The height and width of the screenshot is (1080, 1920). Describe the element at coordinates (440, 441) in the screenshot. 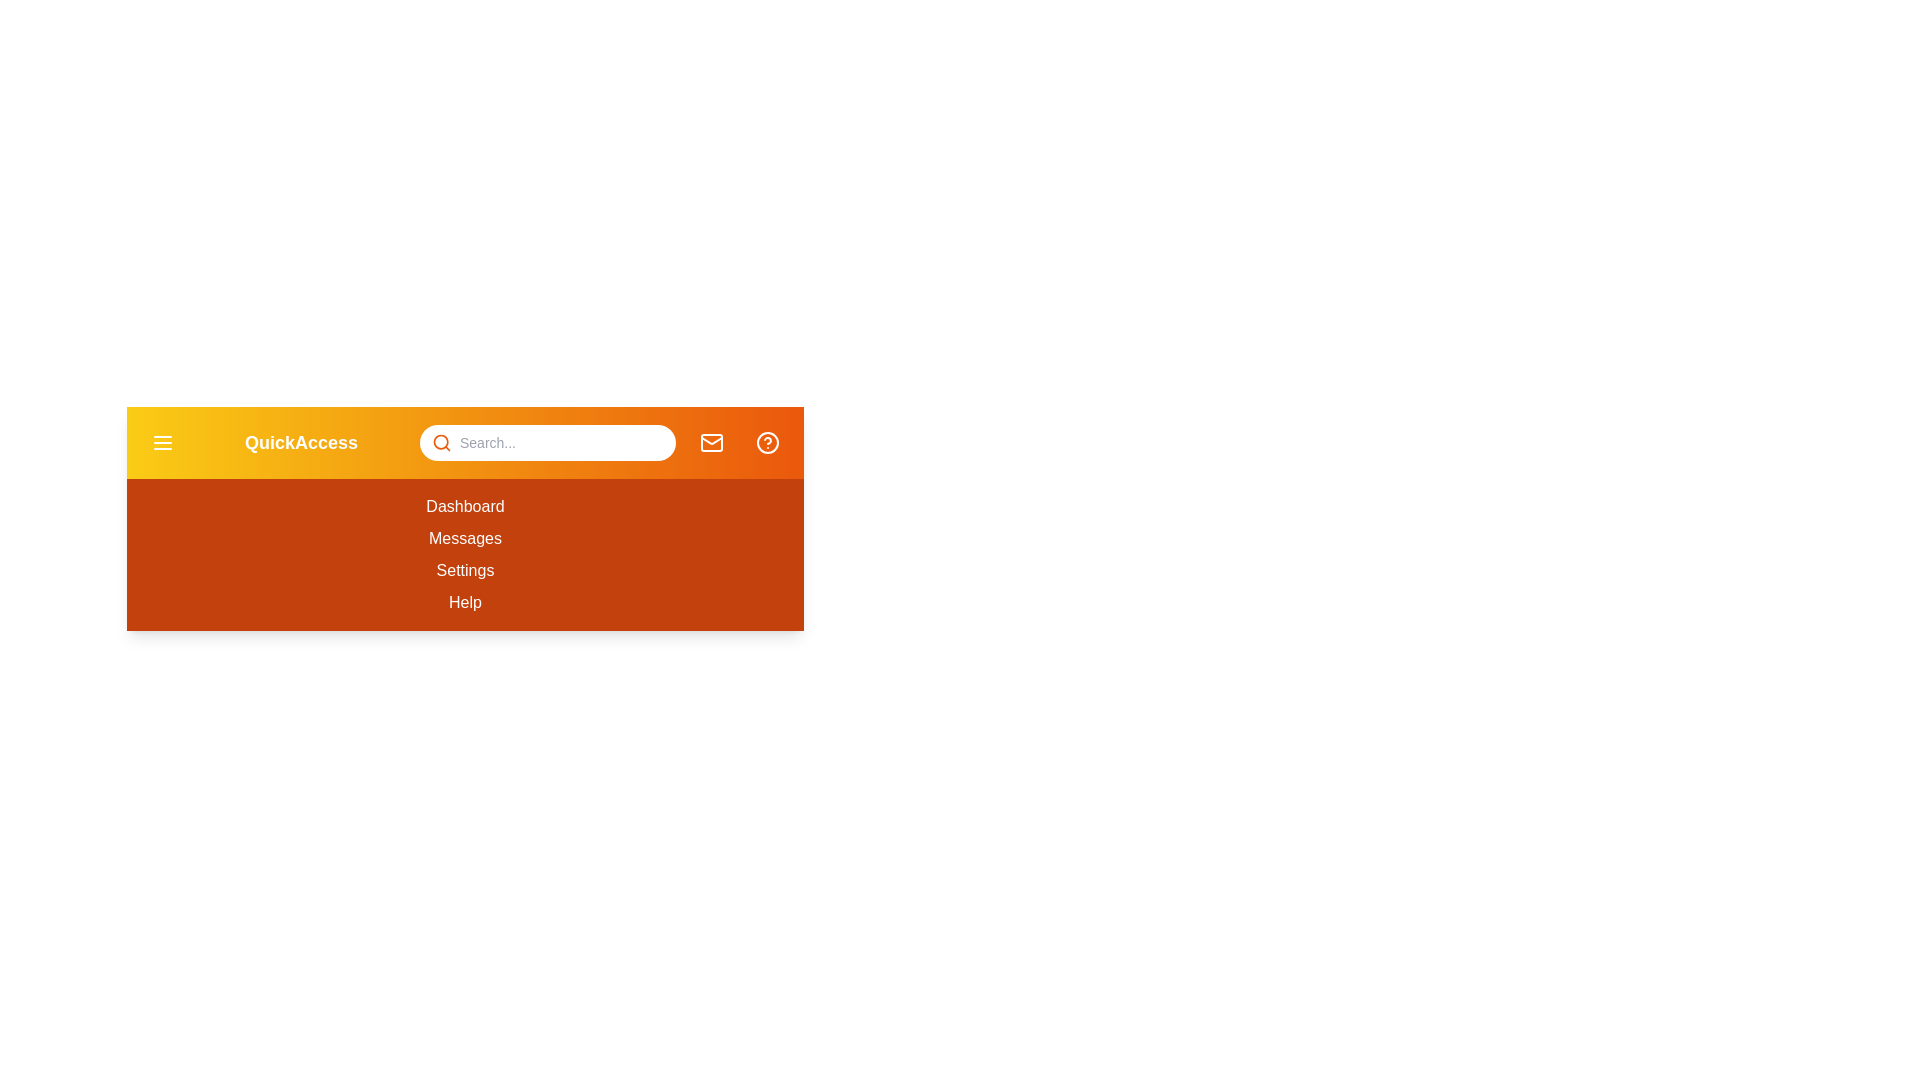

I see `the Decoration element of the search icon in the top navigation bar, which indicates the search functionality` at that location.